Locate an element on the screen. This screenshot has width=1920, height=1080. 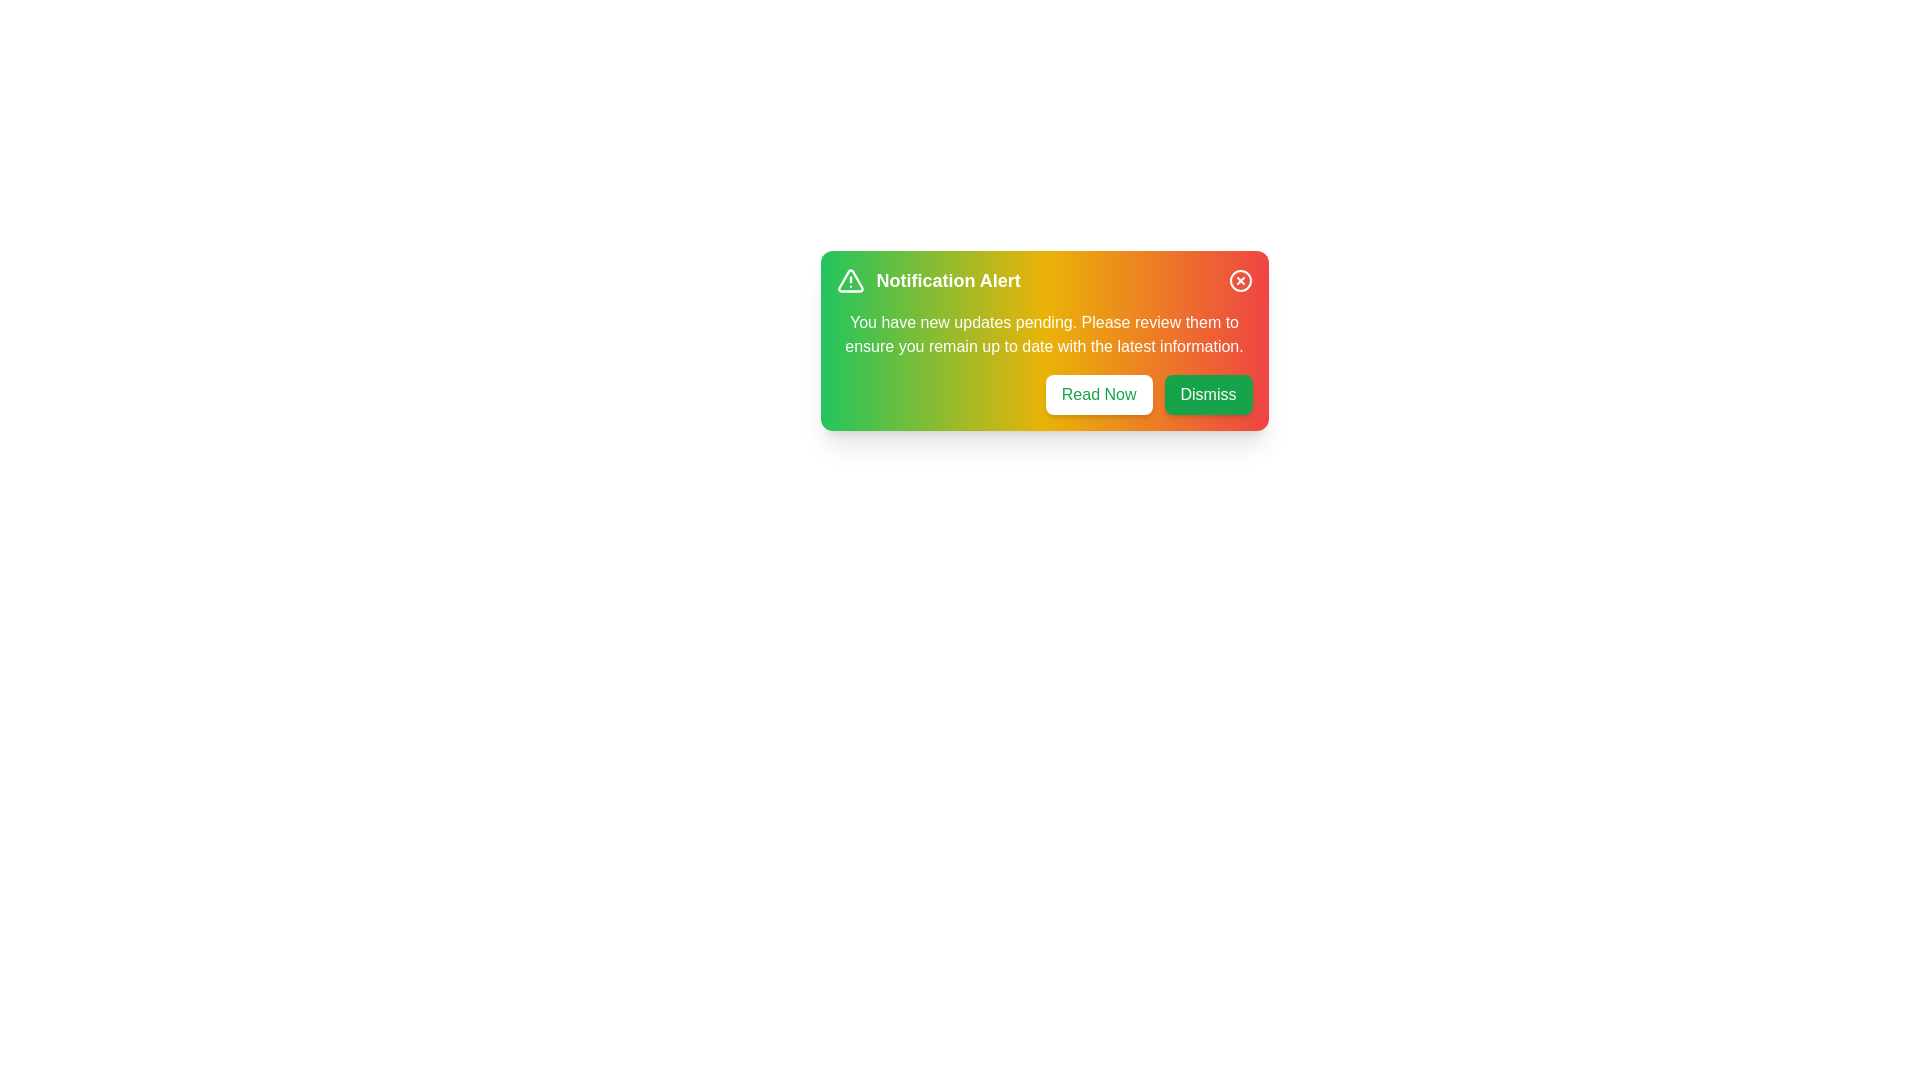
'Read Now' button to proceed to the content is located at coordinates (1098, 394).